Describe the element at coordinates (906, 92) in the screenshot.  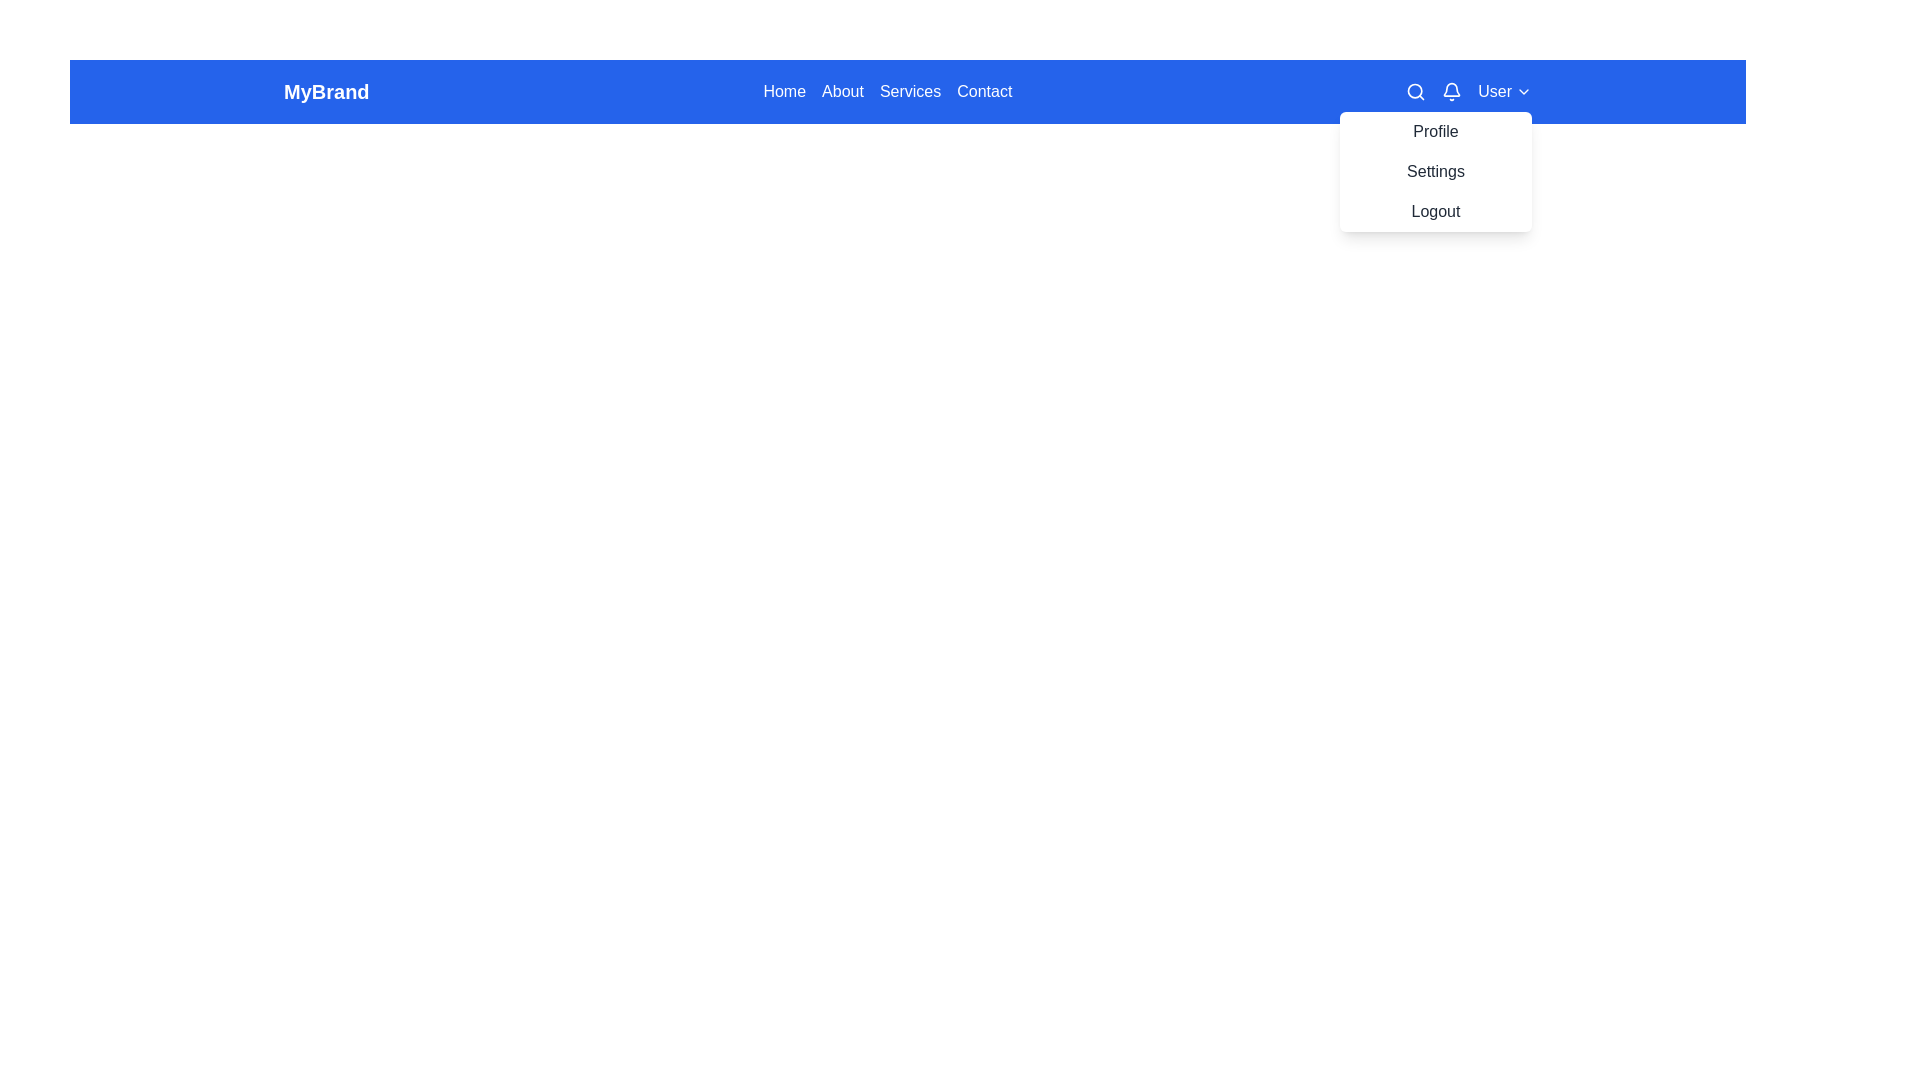
I see `the blue rectangular button labeled 'Services' in the top navigation bar` at that location.